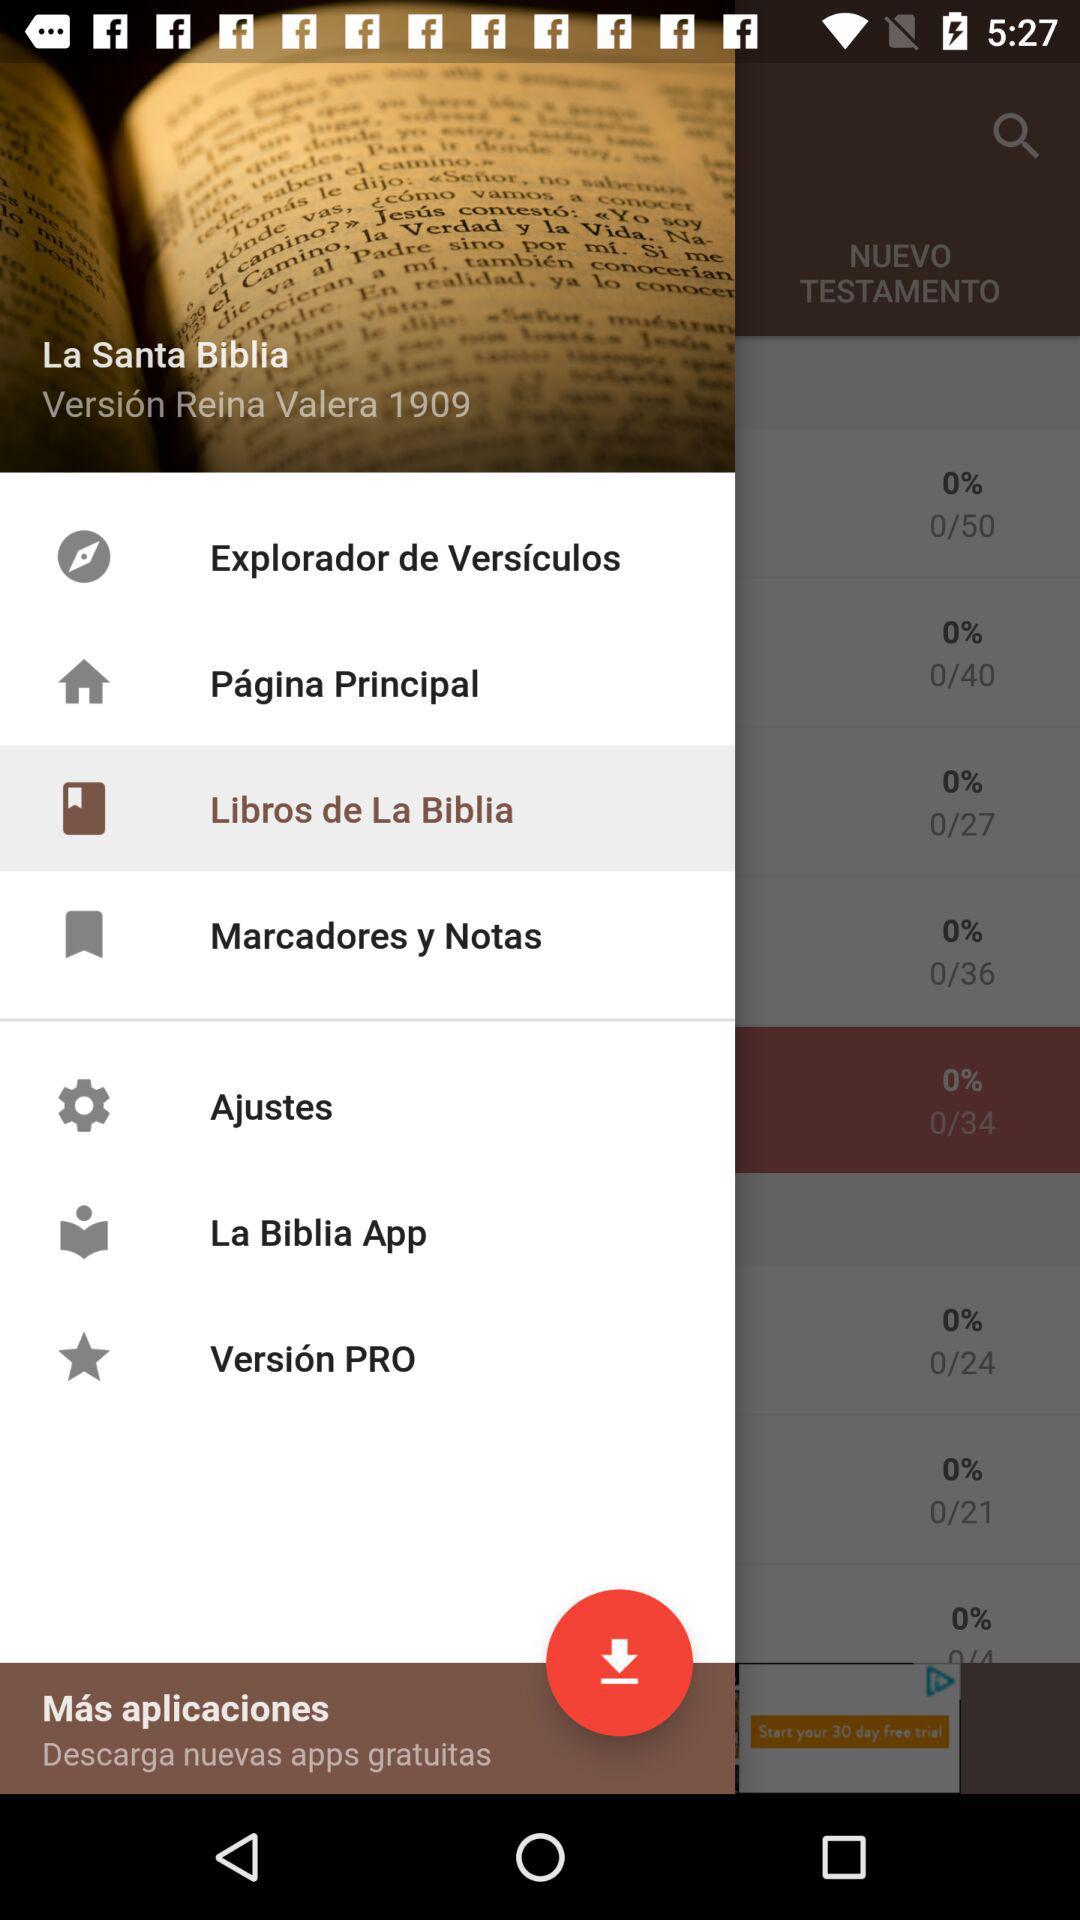  What do you see at coordinates (94, 1099) in the screenshot?
I see `the settings icon which is left had side of the text ajustes` at bounding box center [94, 1099].